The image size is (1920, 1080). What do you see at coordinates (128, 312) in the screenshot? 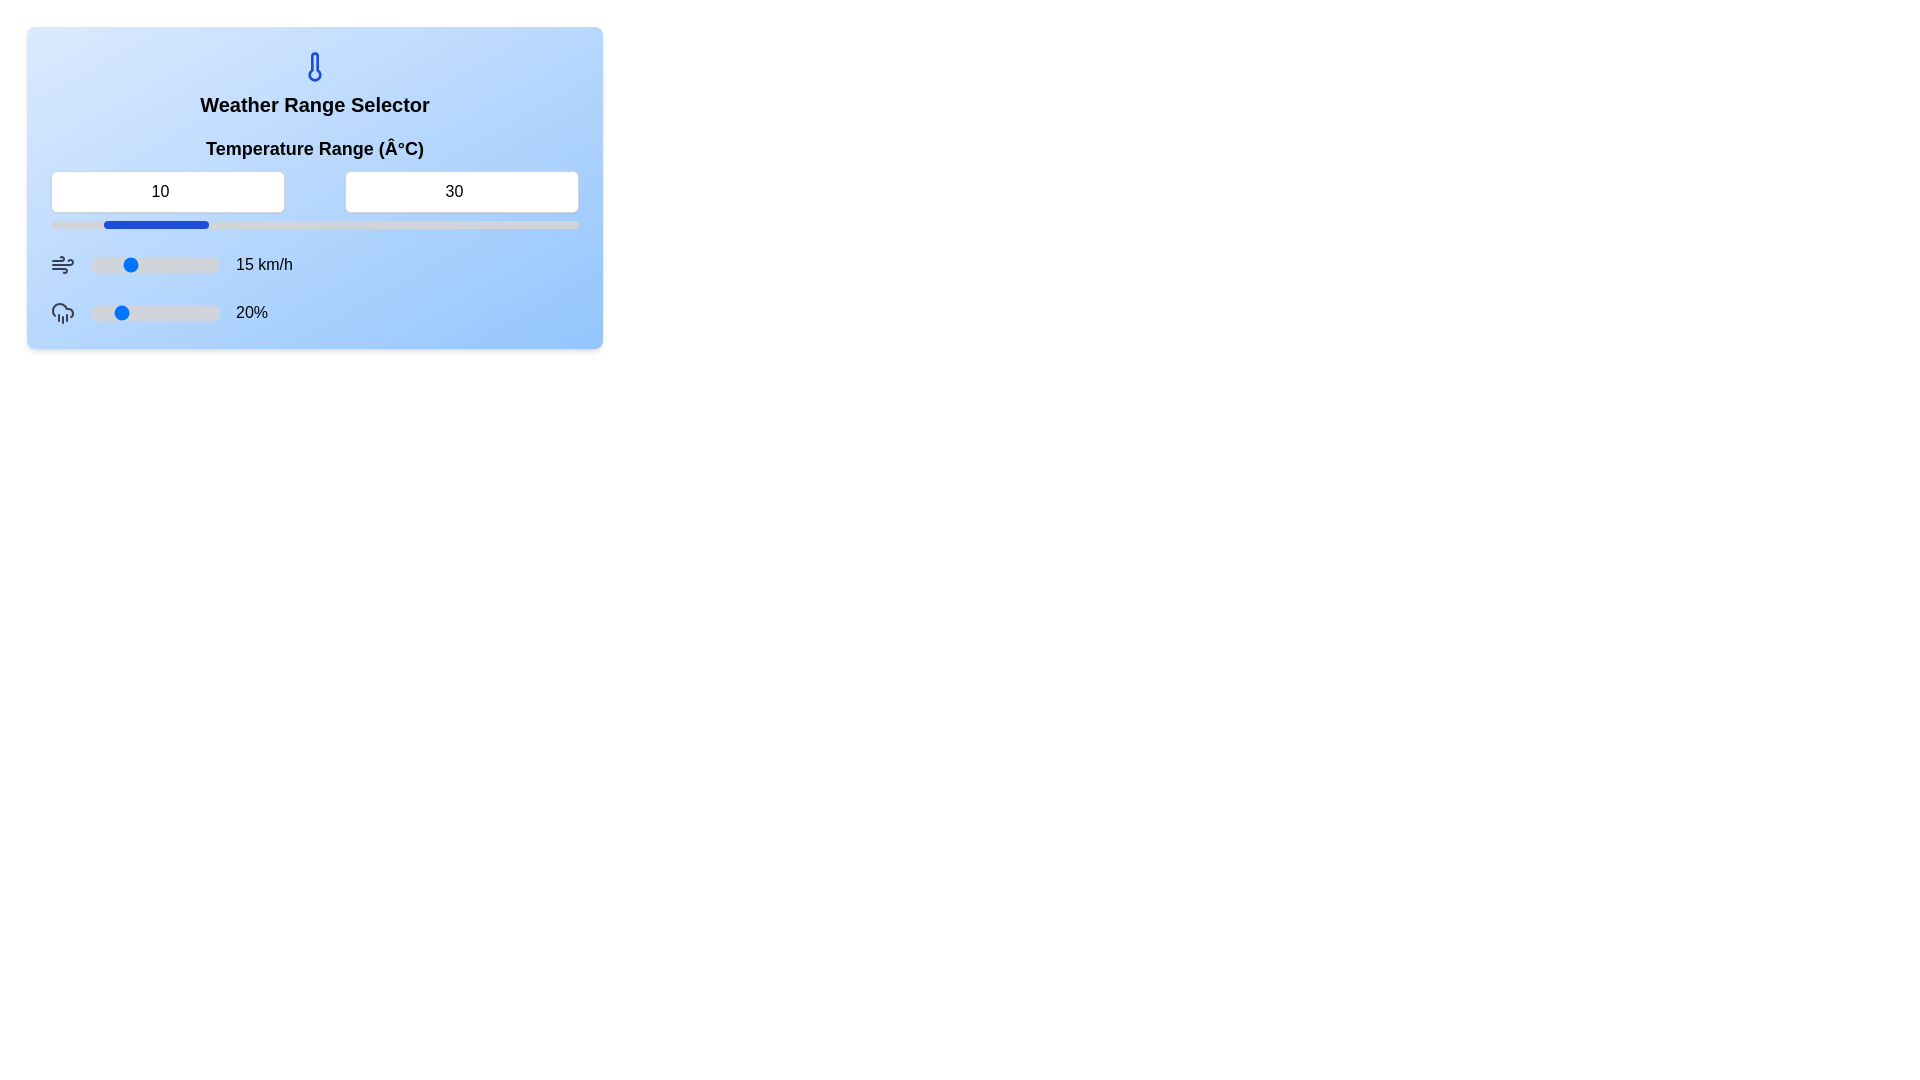
I see `the slider` at bounding box center [128, 312].